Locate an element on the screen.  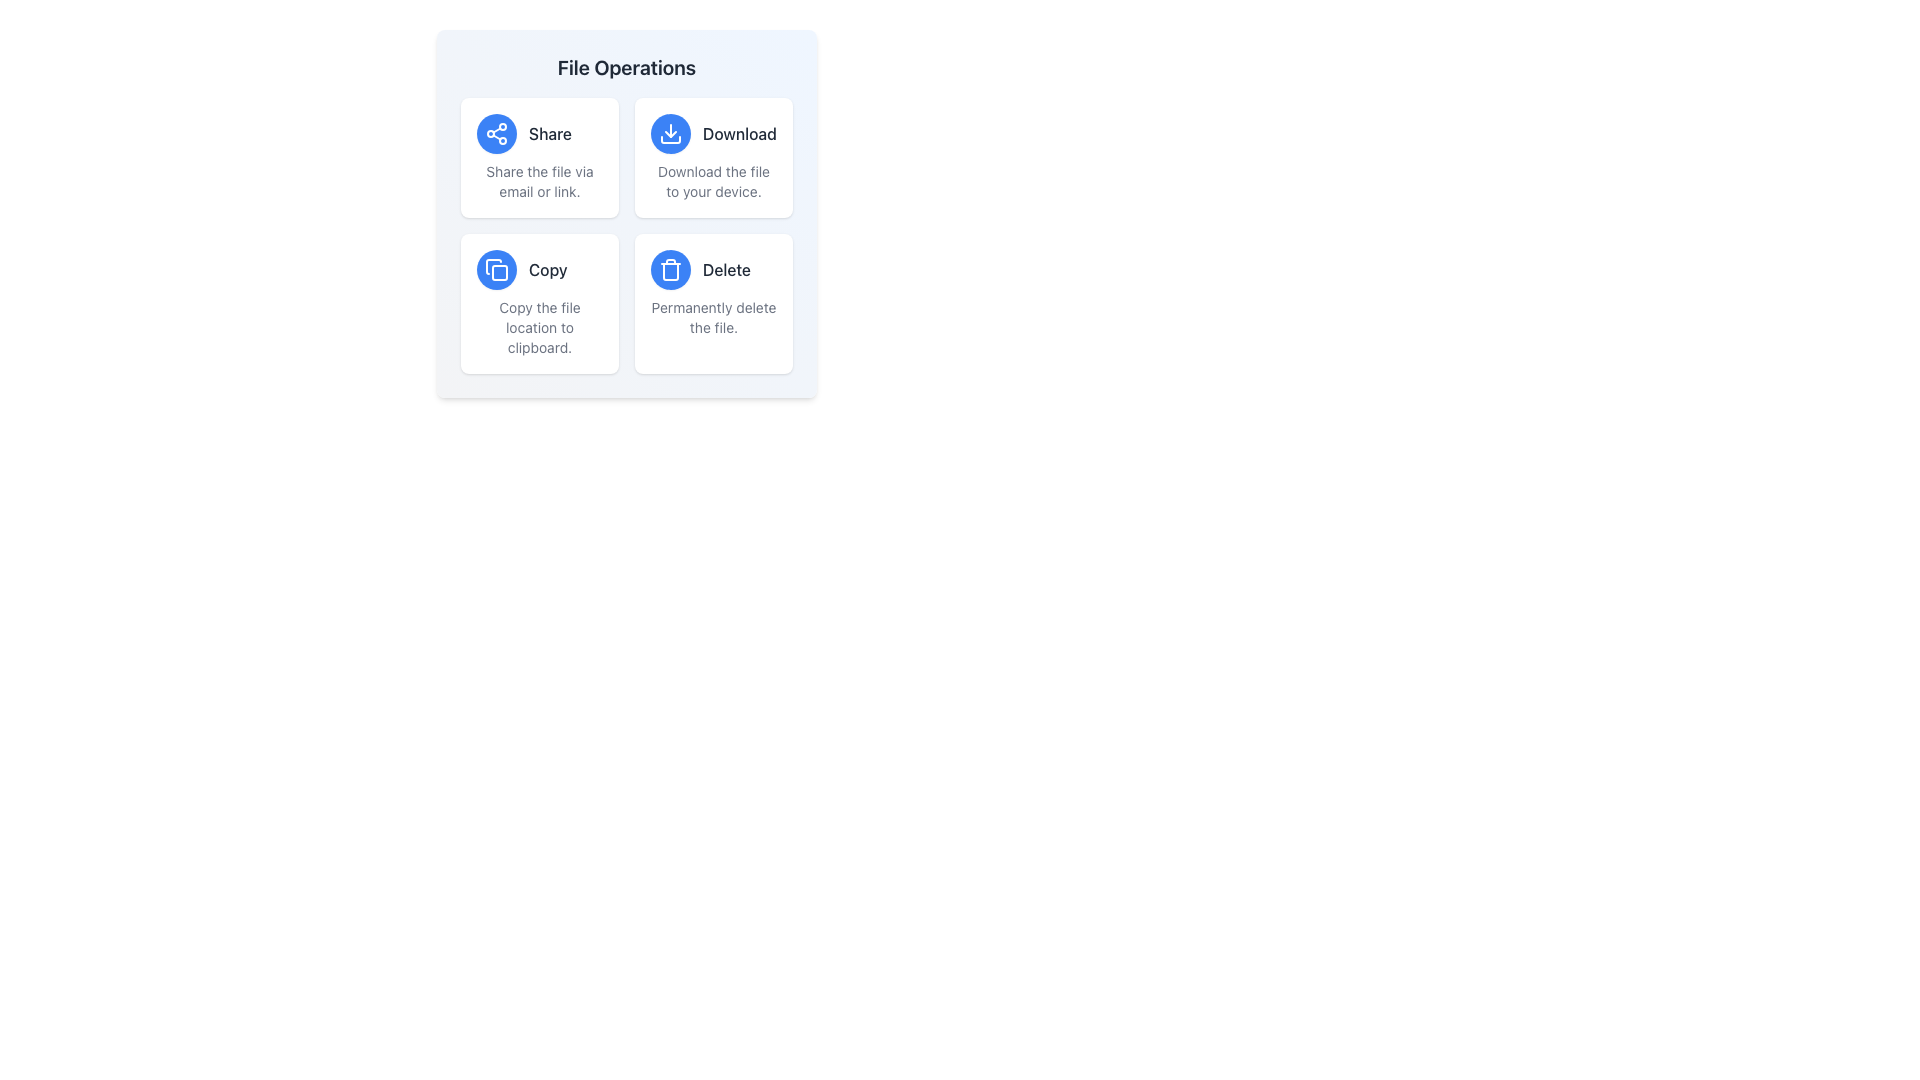
the text label providing additional information related to the 'Copy' function, located beneath the 'Copy' label and icon is located at coordinates (539, 326).